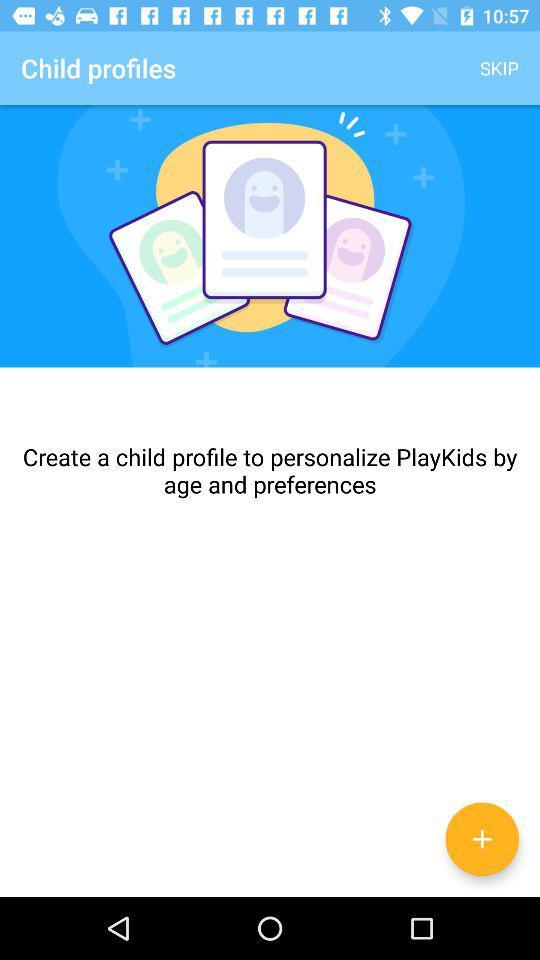  I want to click on the skip icon, so click(498, 68).